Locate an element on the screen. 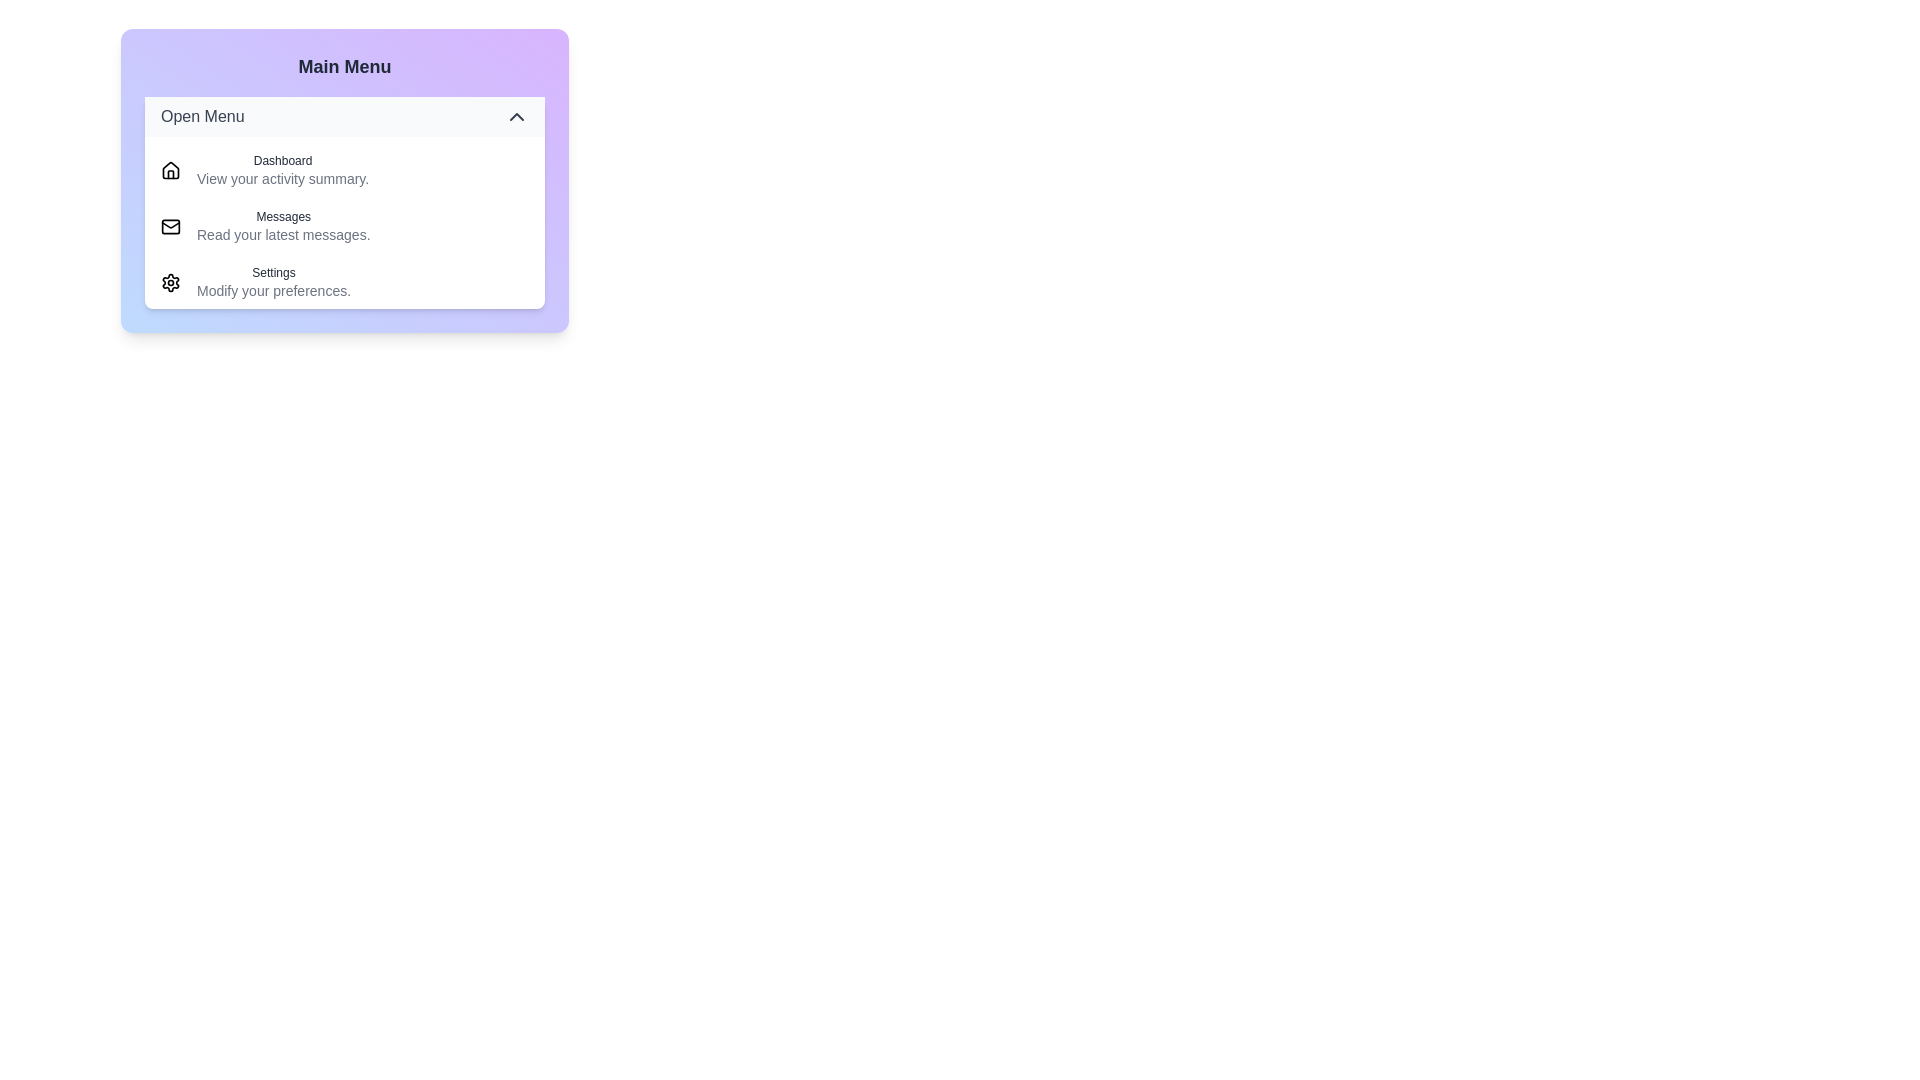  the icon corresponding to Dashboard in the menu is located at coordinates (171, 169).